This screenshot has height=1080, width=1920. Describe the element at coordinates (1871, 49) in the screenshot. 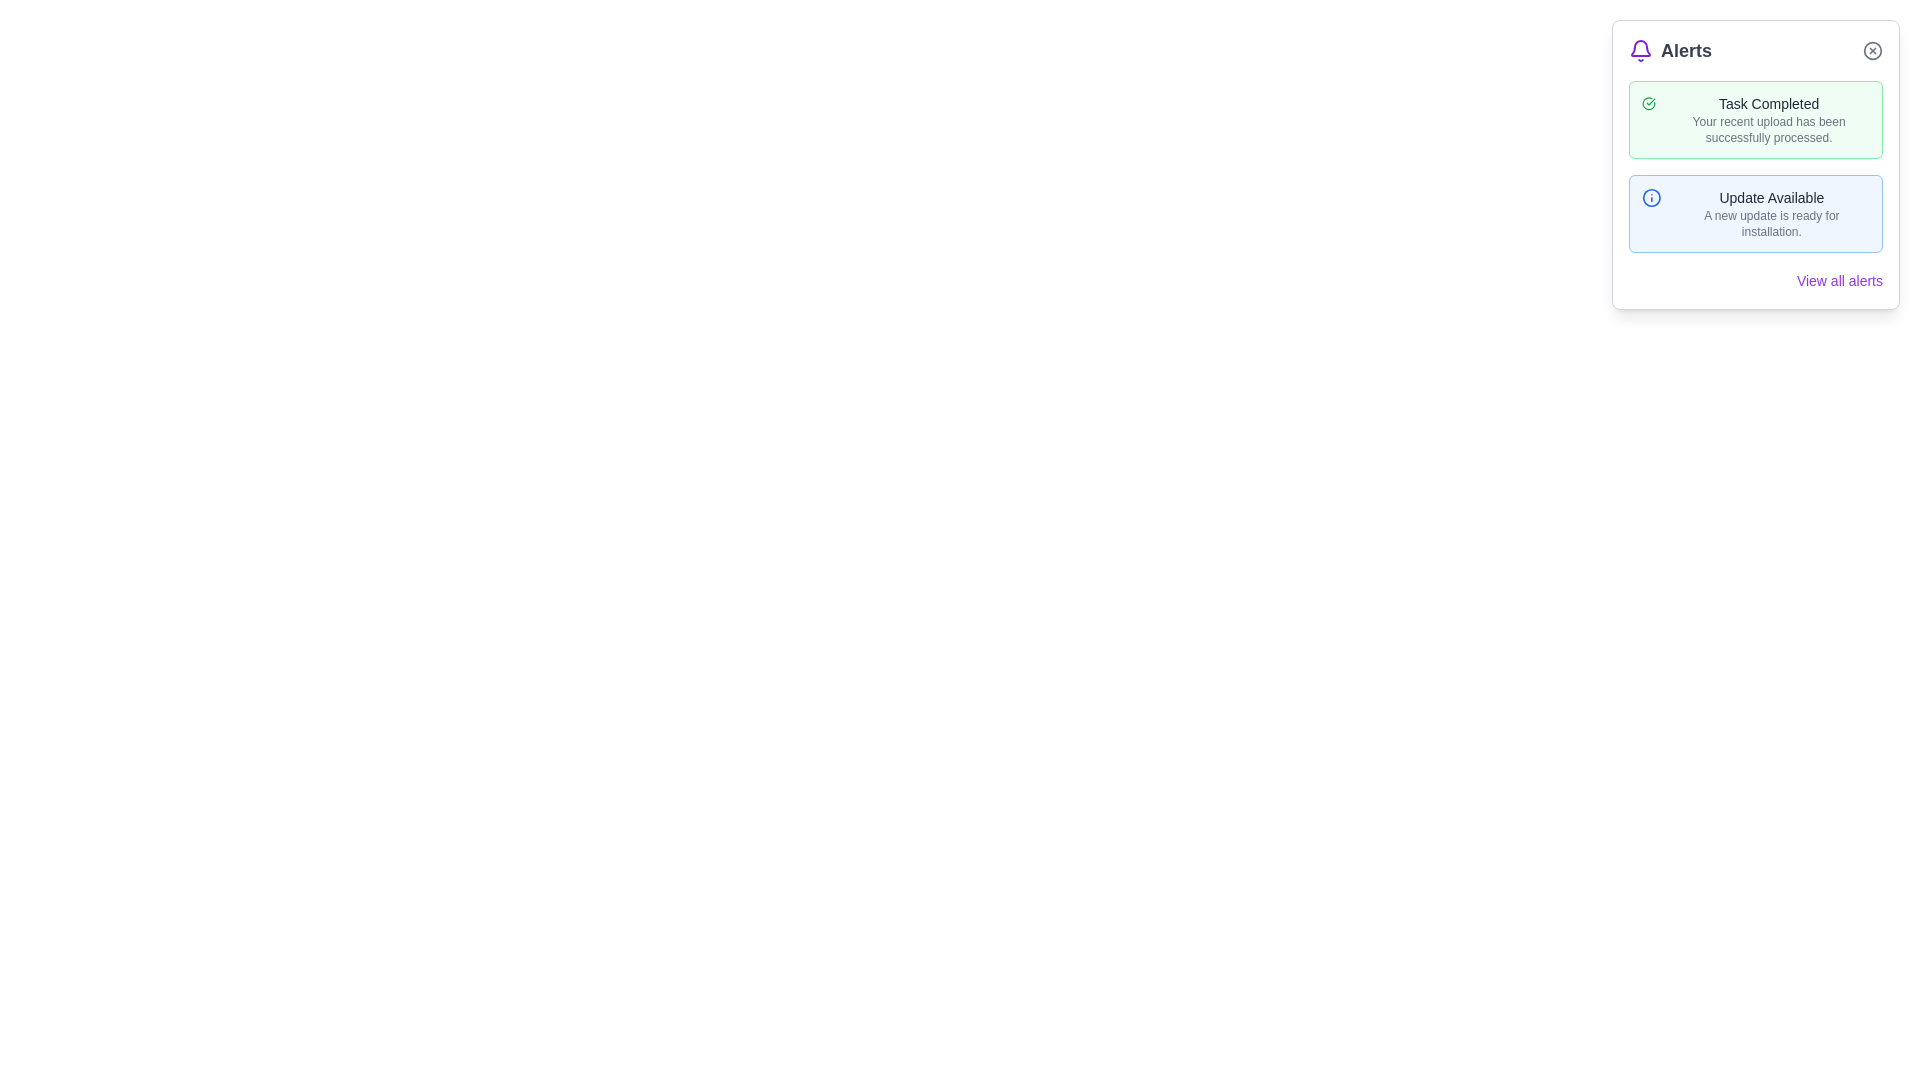

I see `the close button located at the upper-right corner of the 'Alerts' card to view additional options` at that location.